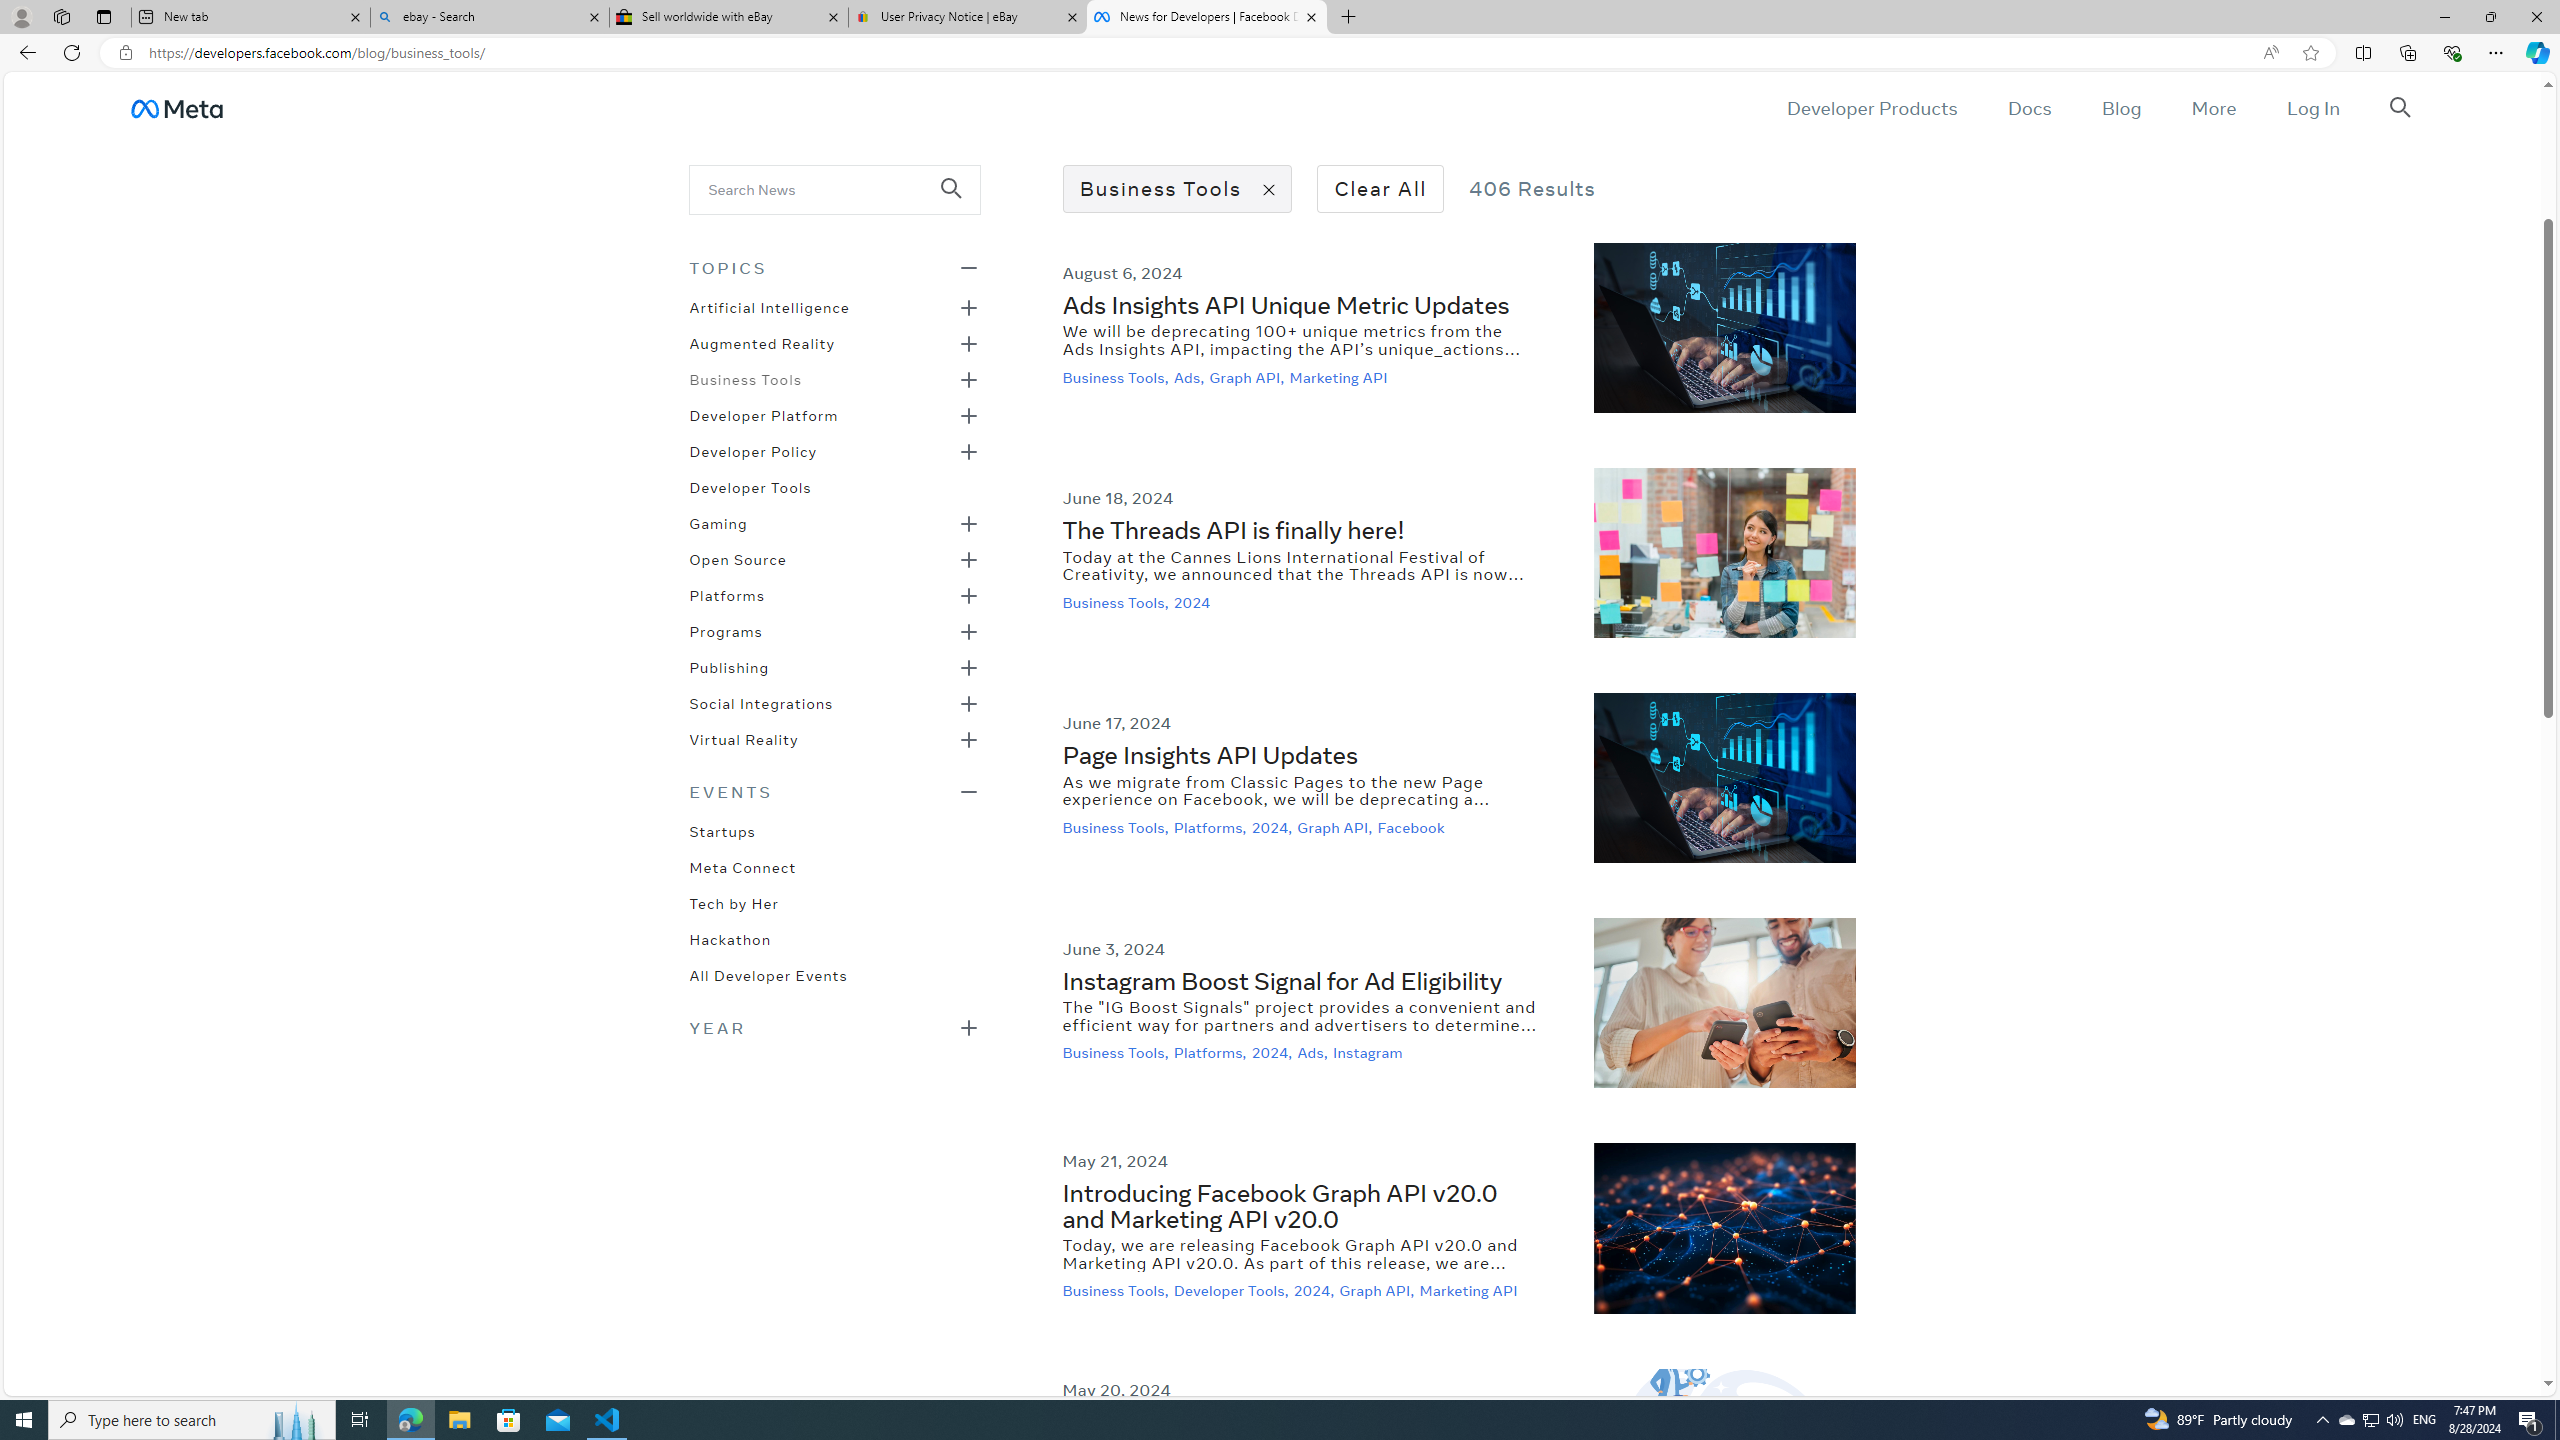 Image resolution: width=2560 pixels, height=1440 pixels. What do you see at coordinates (2311, 107) in the screenshot?
I see `'Log In'` at bounding box center [2311, 107].